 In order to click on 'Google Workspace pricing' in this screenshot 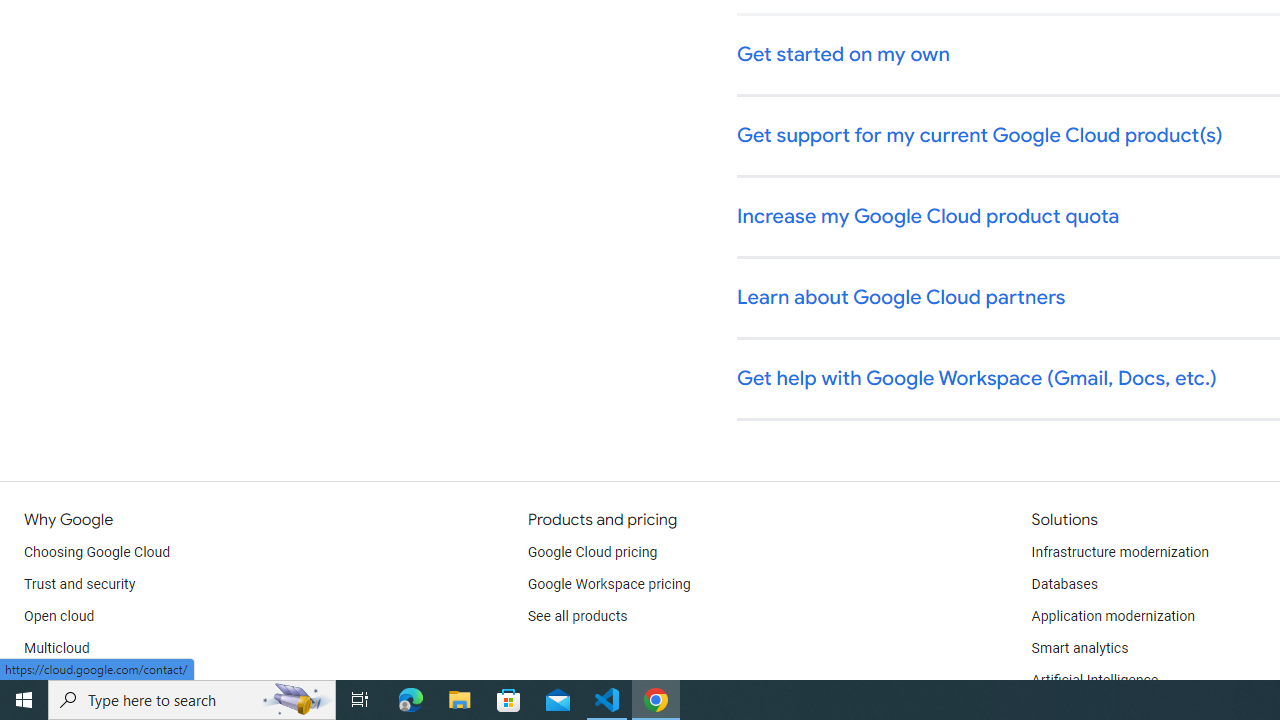, I will do `click(608, 585)`.